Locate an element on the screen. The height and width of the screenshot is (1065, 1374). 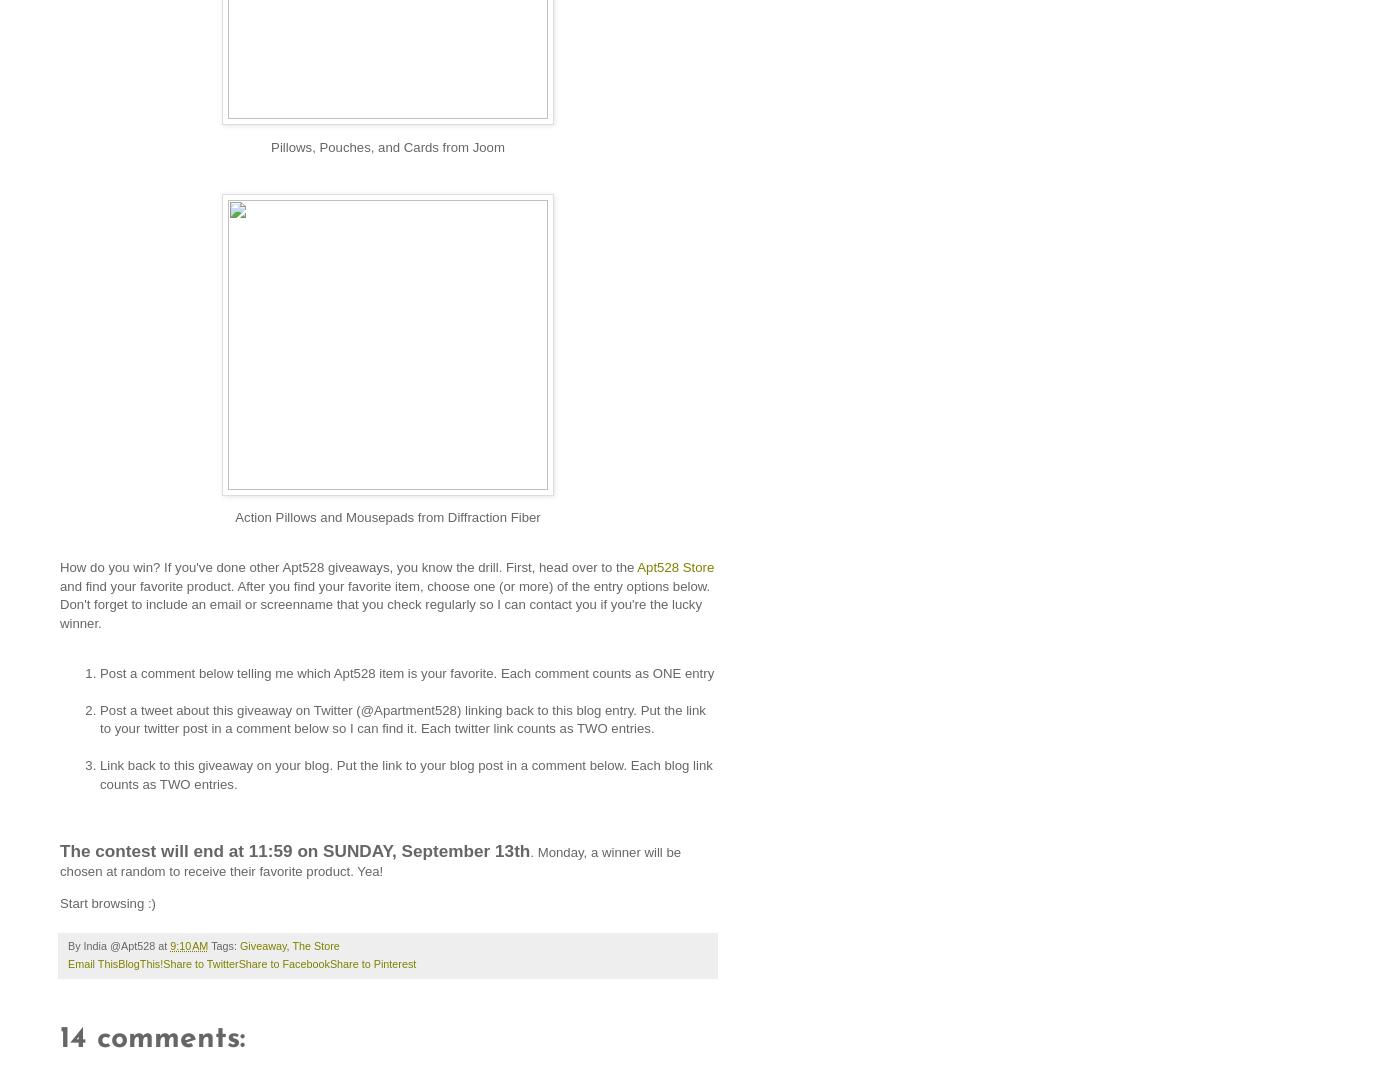
'Pillows, Pouches, and Cards from Joom' is located at coordinates (387, 145).